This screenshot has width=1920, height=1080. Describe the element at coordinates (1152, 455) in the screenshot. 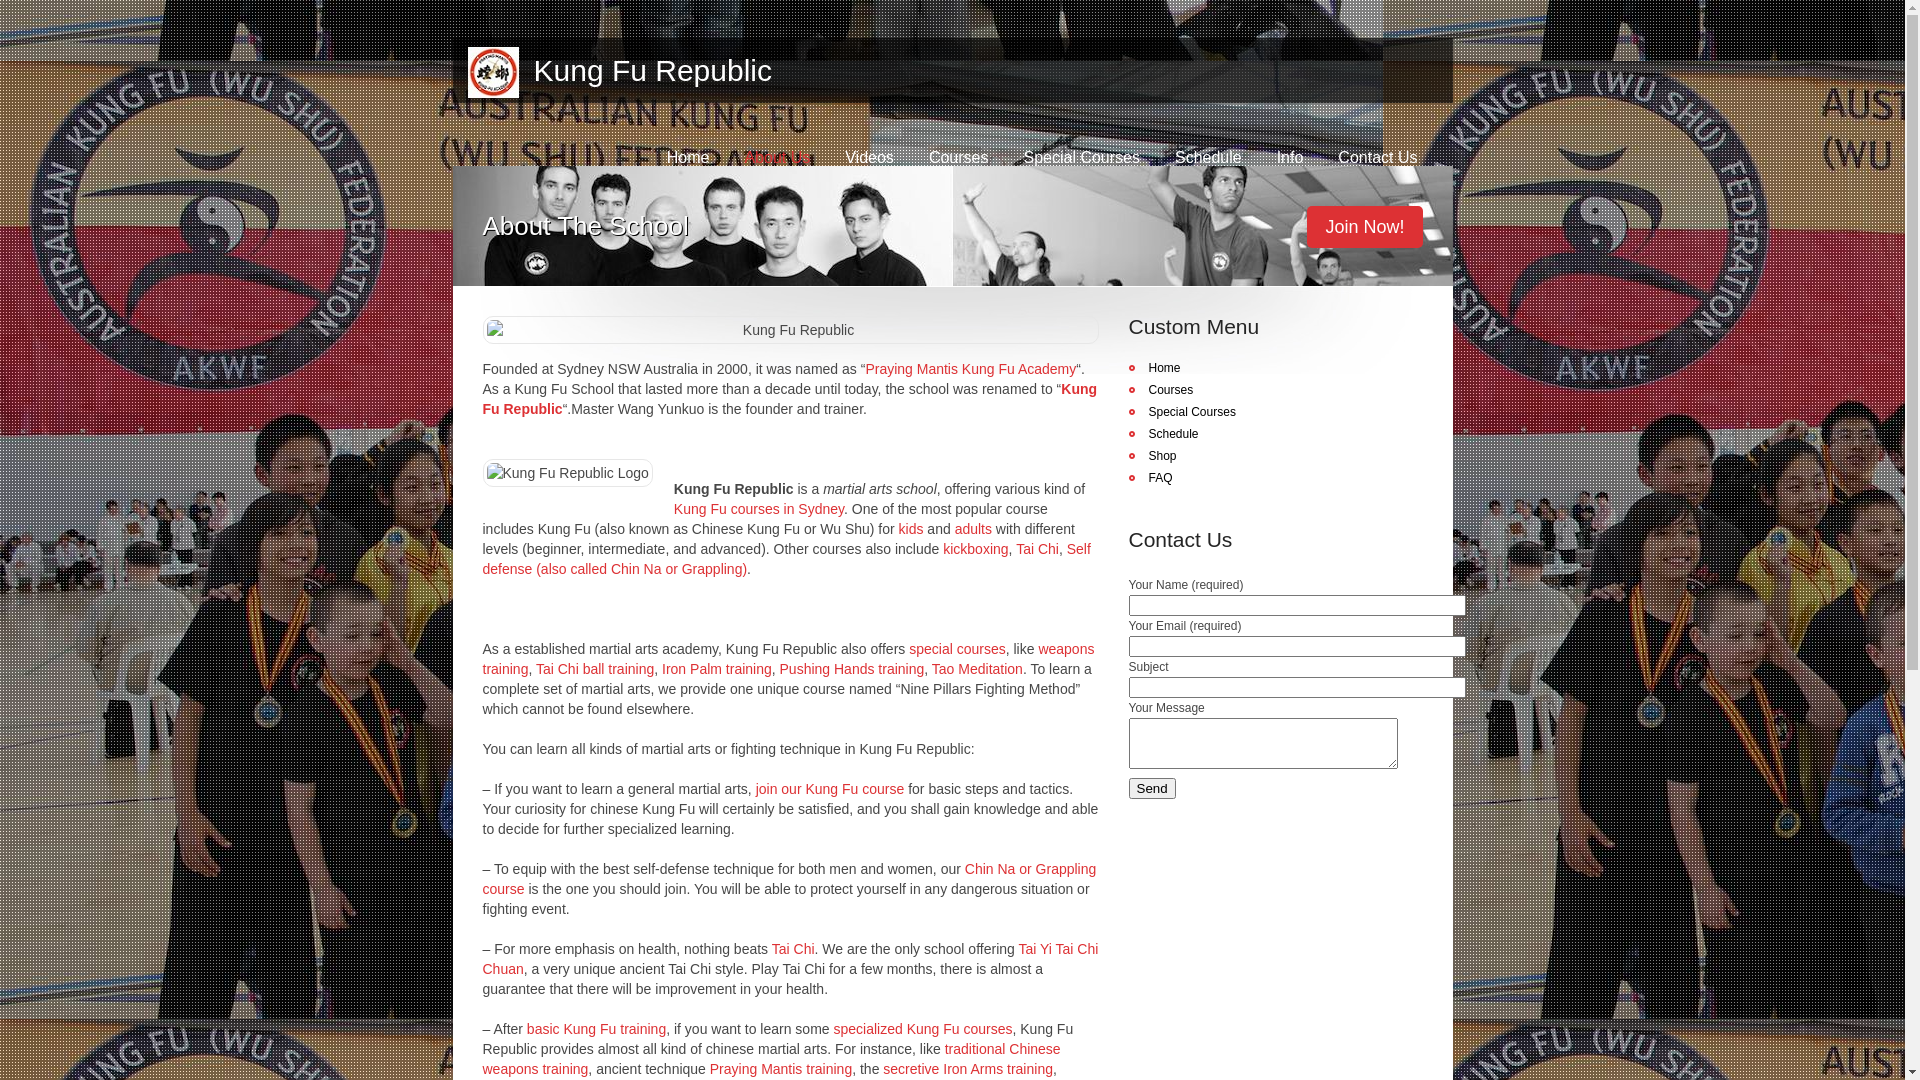

I see `'Shop'` at that location.